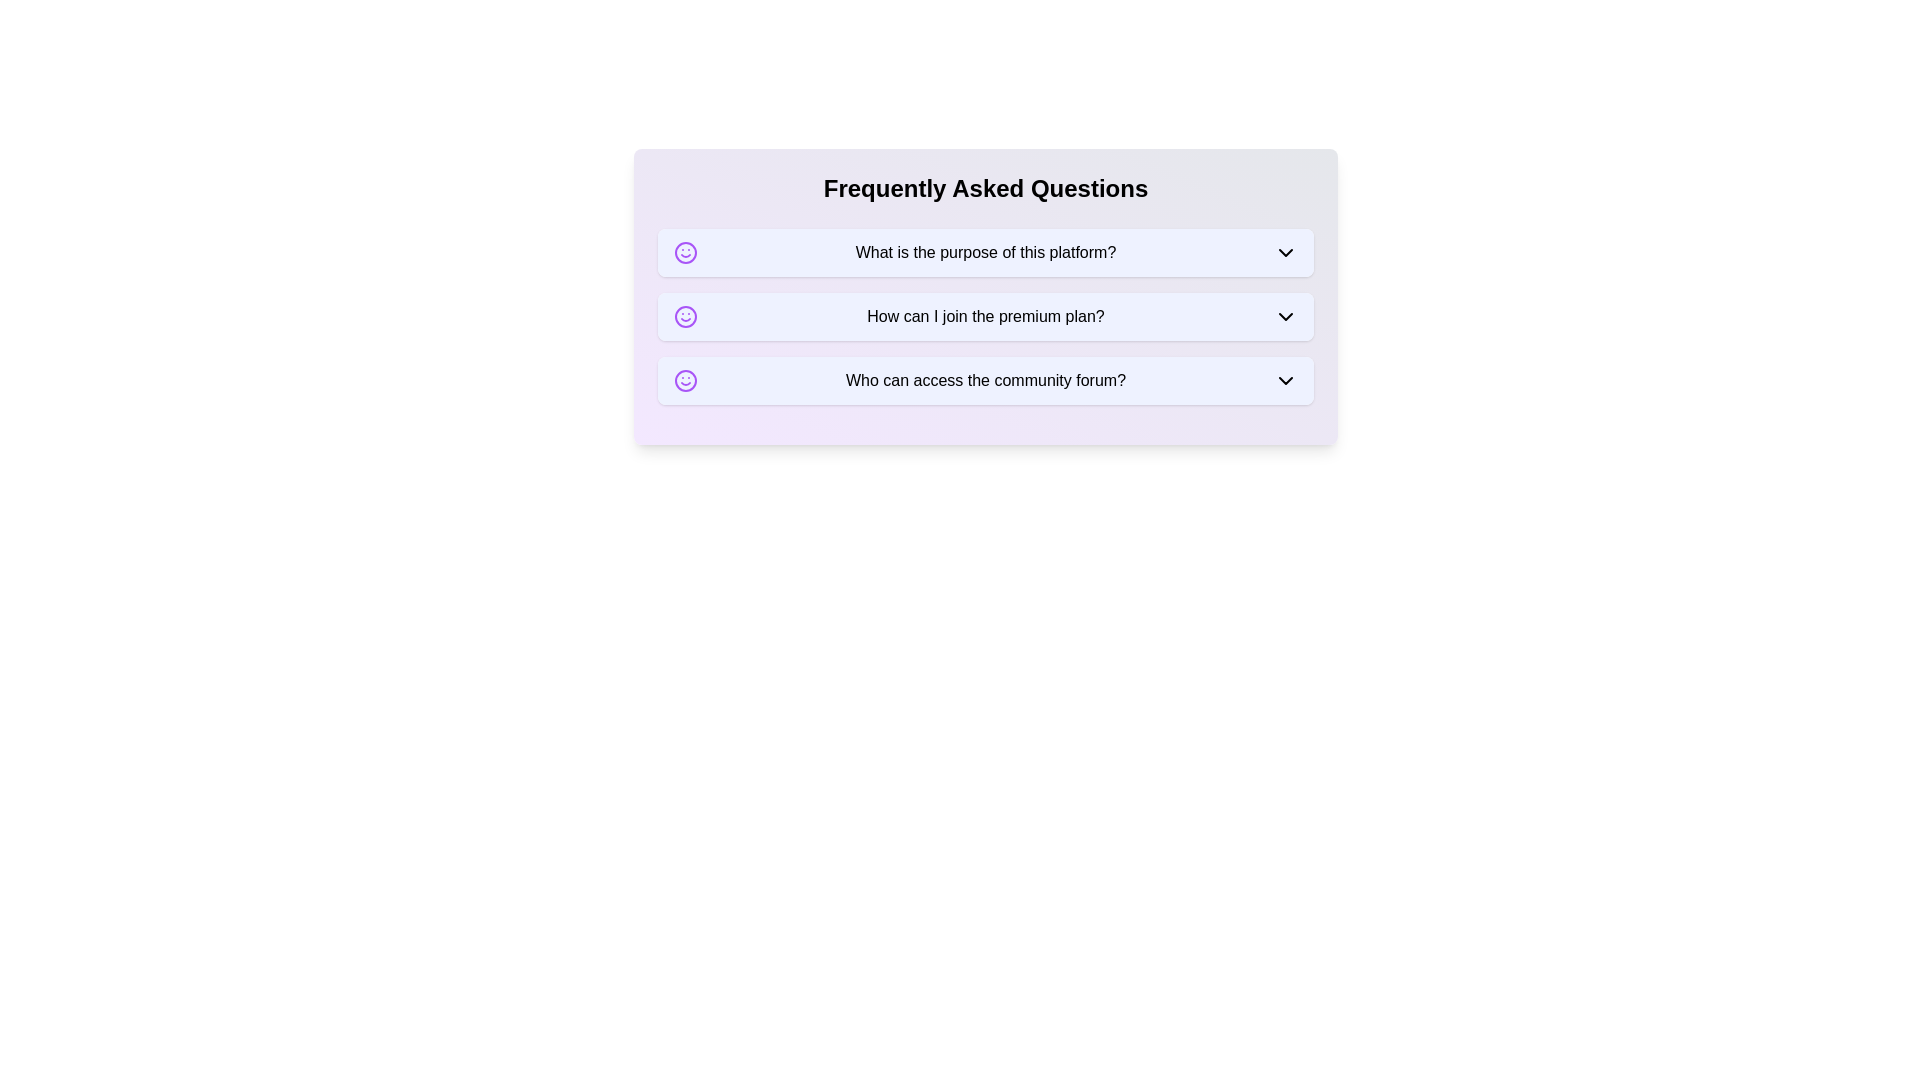 The height and width of the screenshot is (1080, 1920). What do you see at coordinates (1286, 252) in the screenshot?
I see `the downward-pointing chevron icon located in the uppermost question item of the FAQ list` at bounding box center [1286, 252].